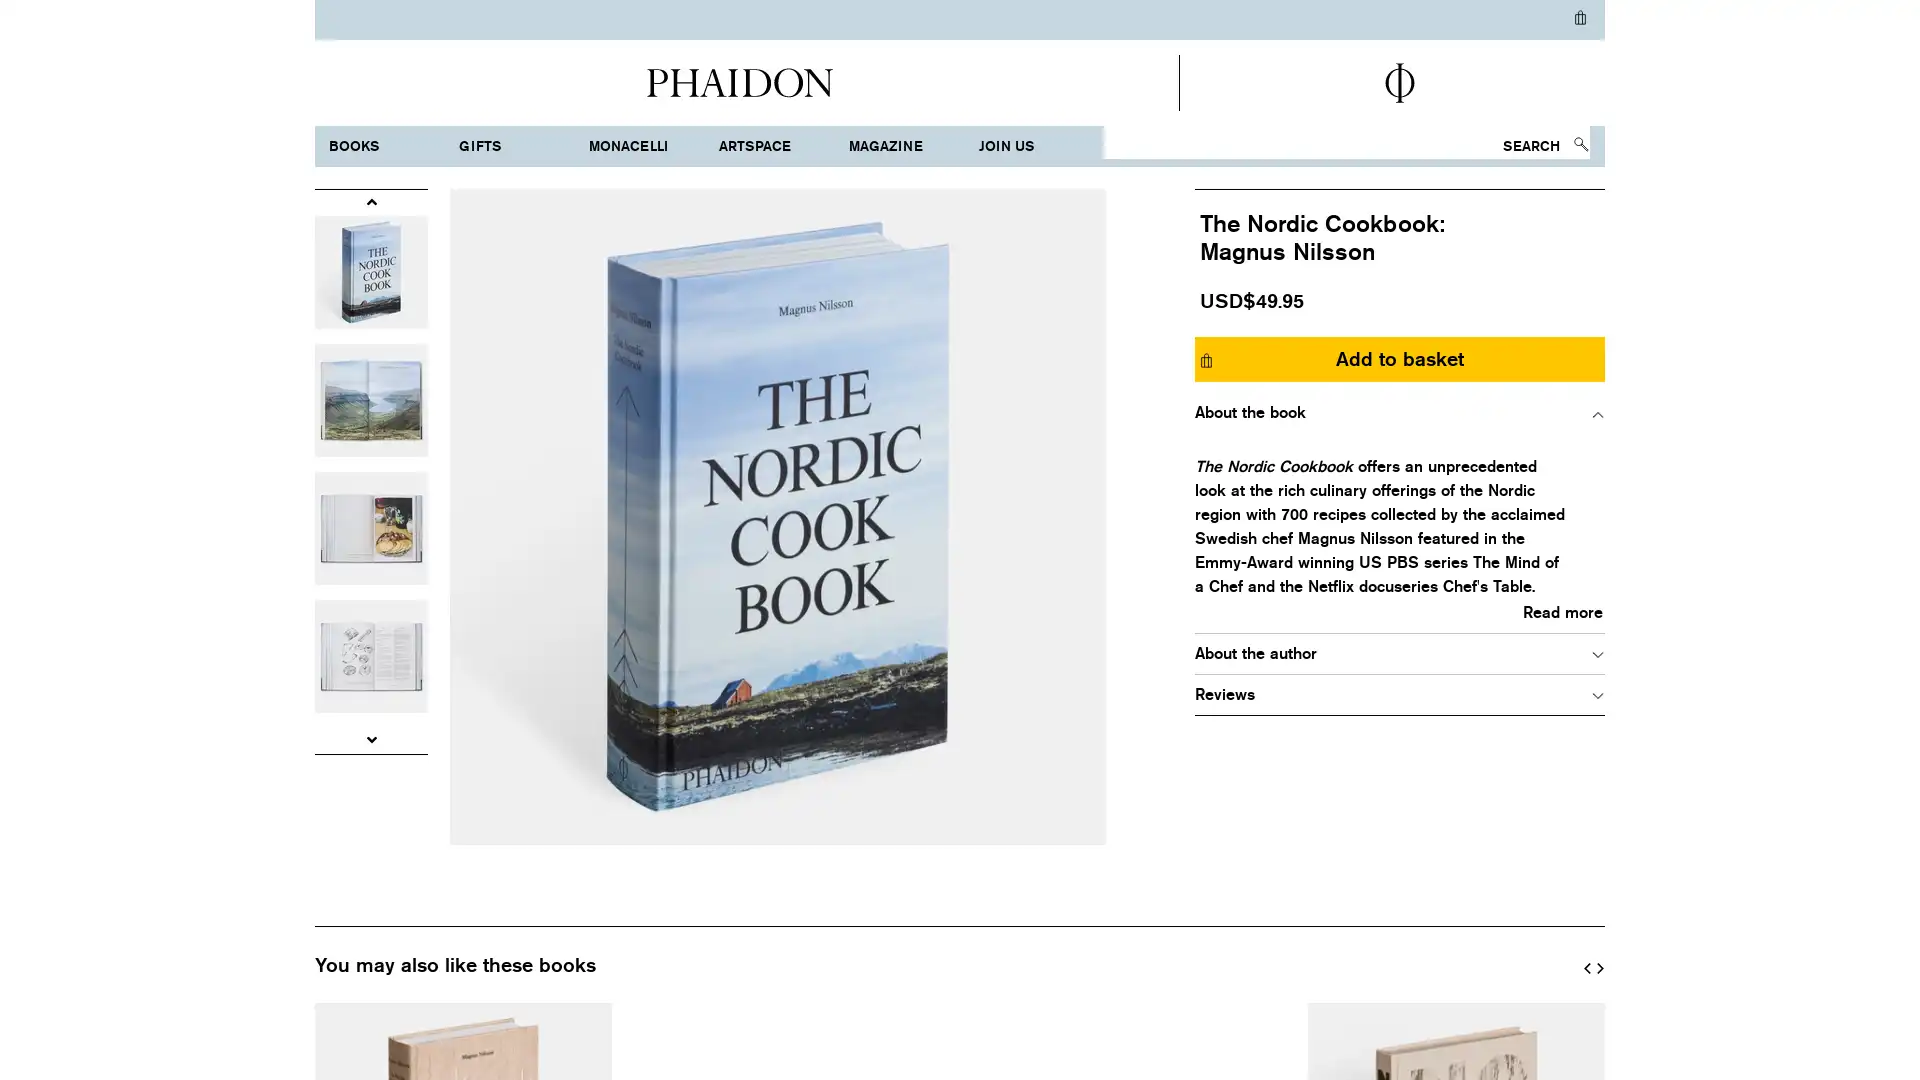 The width and height of the screenshot is (1920, 1080). What do you see at coordinates (776, 515) in the screenshot?
I see `The Nordic Cookbook` at bounding box center [776, 515].